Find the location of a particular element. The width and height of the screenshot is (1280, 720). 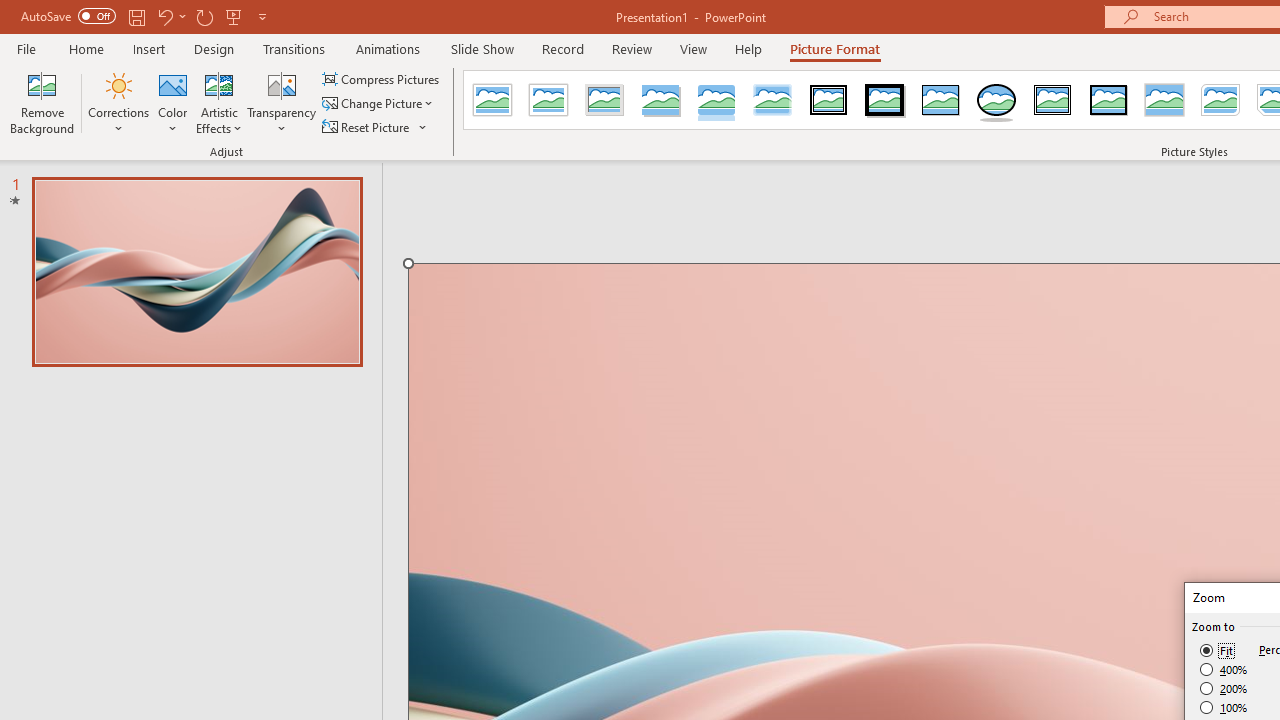

'Change Picture' is located at coordinates (379, 103).